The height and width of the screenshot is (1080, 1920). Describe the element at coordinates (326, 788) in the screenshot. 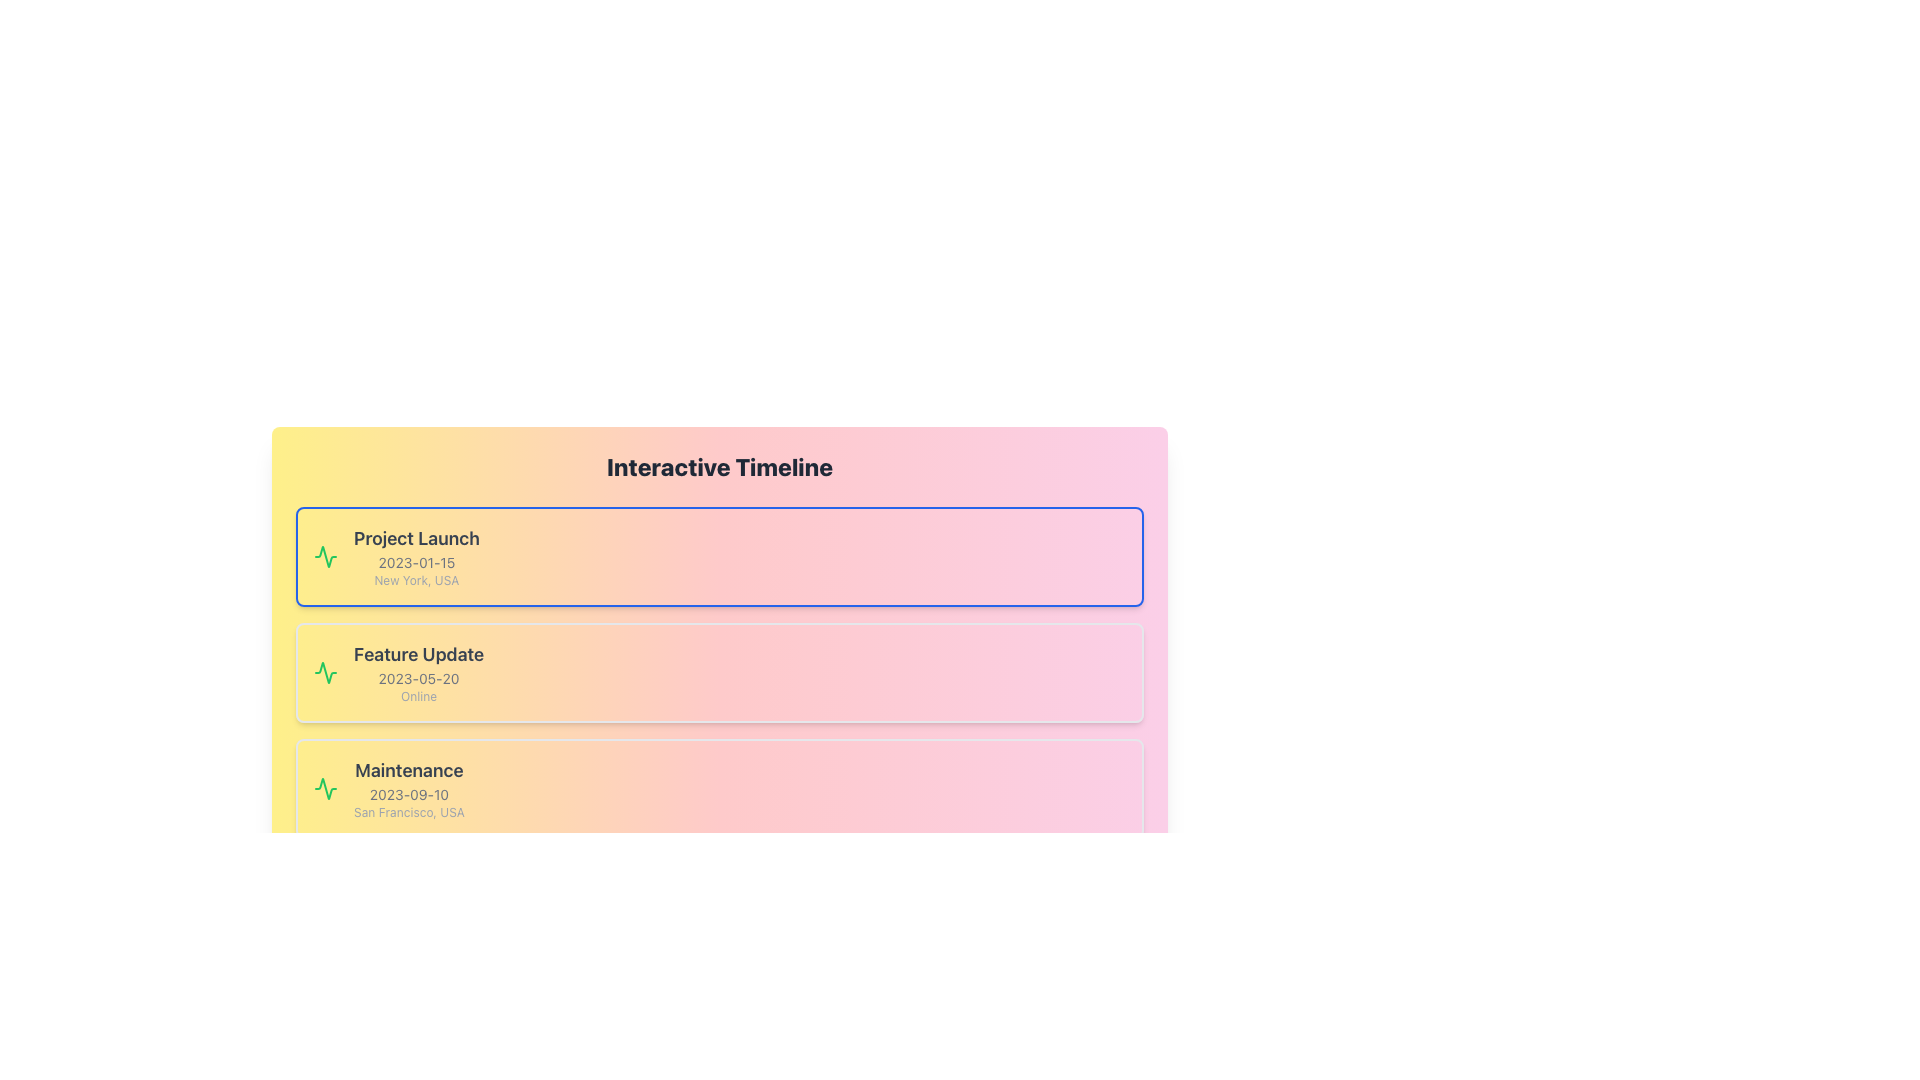

I see `the green waveform icon representing activity, located on the left side of the 'Maintenance' card in the timeline events list` at that location.